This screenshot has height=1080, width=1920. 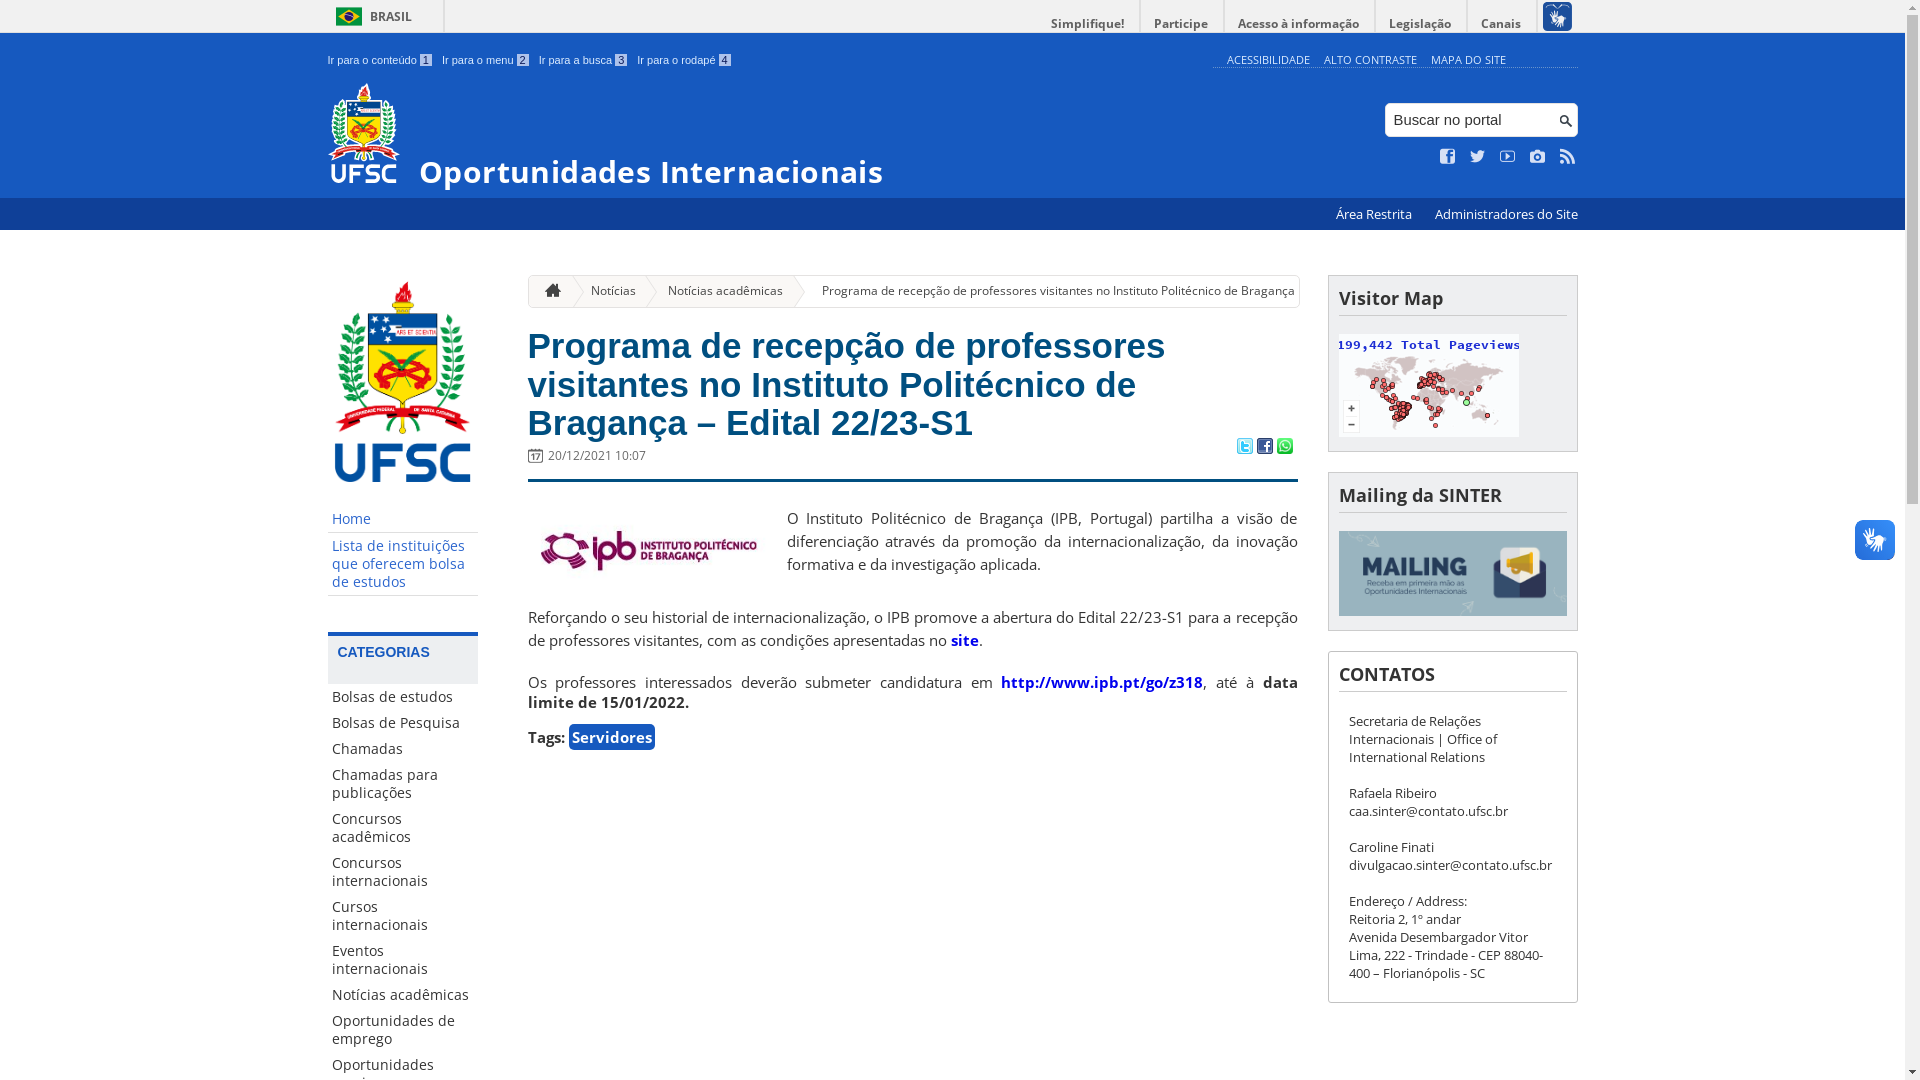 What do you see at coordinates (764, 135) in the screenshot?
I see `'Oportunidades Internacionais'` at bounding box center [764, 135].